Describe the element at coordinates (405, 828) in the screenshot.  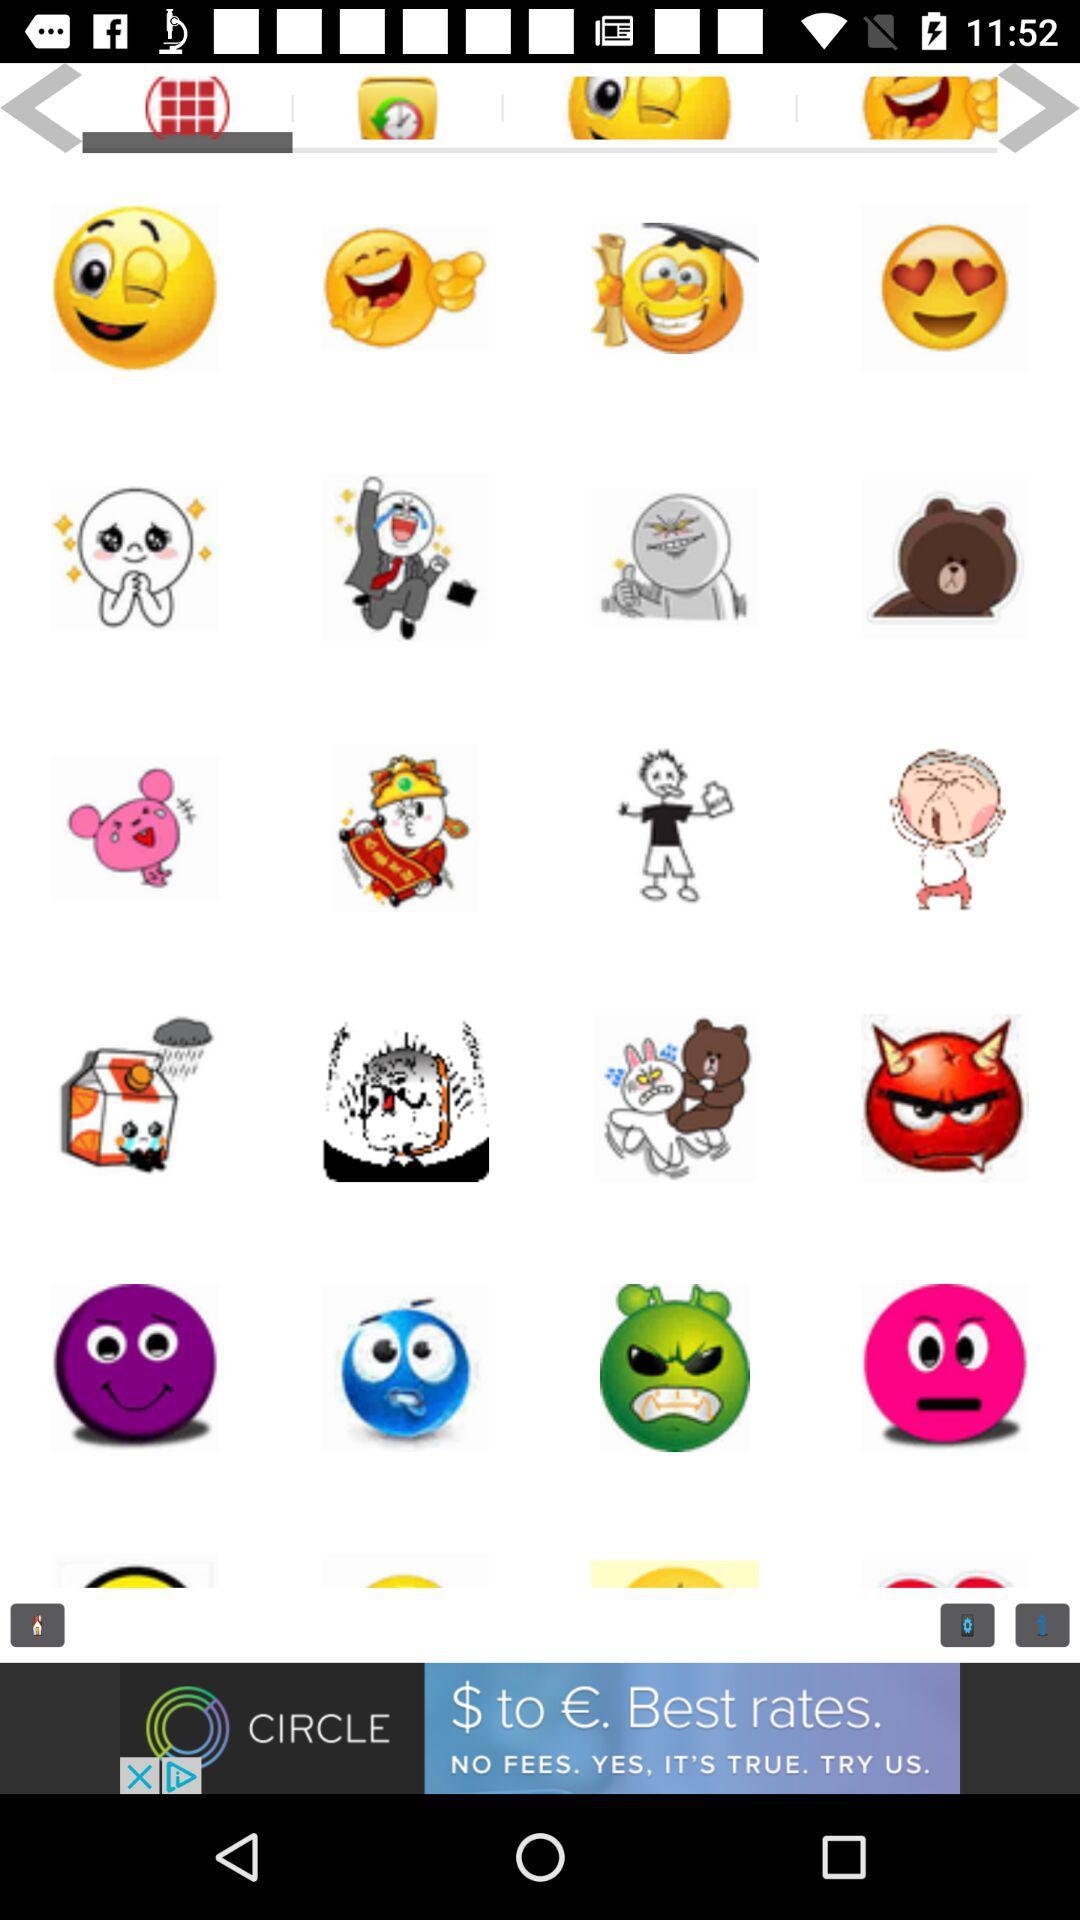
I see `doll page` at that location.